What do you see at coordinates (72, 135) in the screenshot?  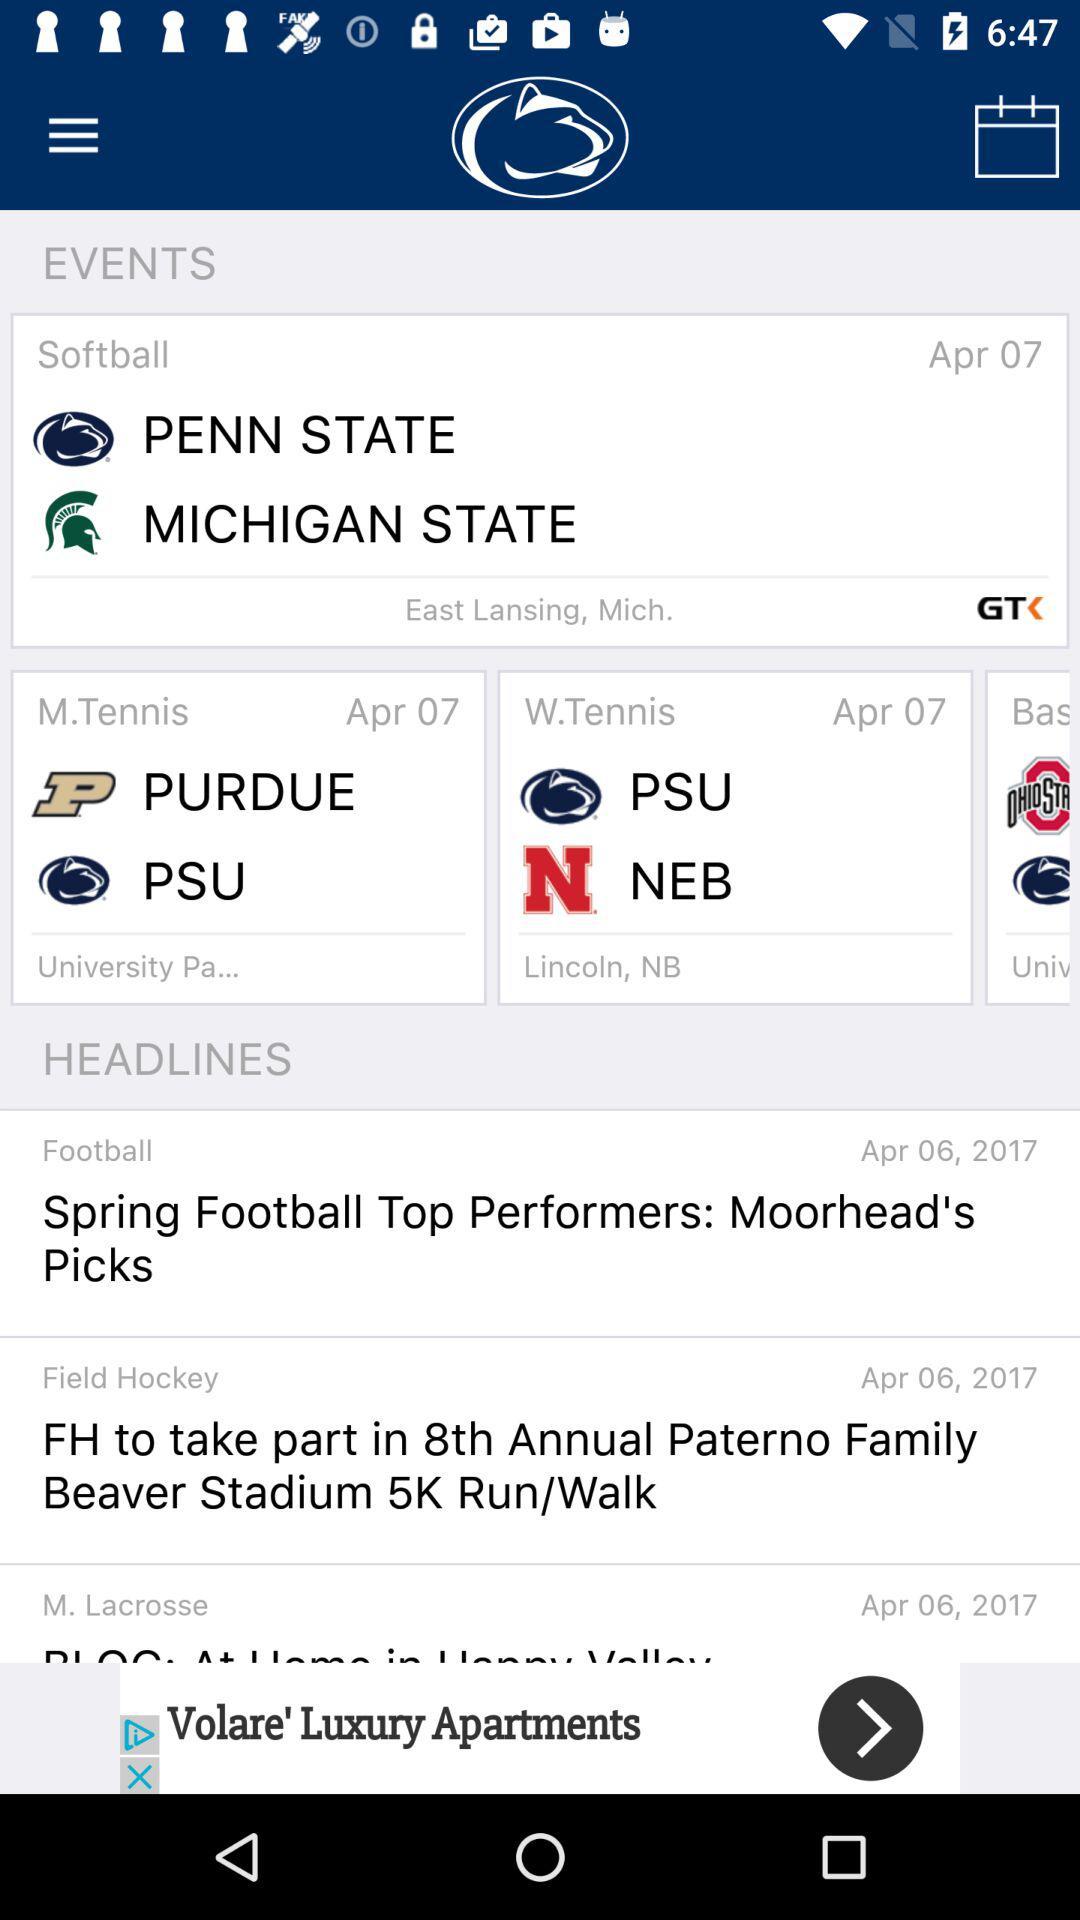 I see `open main menu` at bounding box center [72, 135].